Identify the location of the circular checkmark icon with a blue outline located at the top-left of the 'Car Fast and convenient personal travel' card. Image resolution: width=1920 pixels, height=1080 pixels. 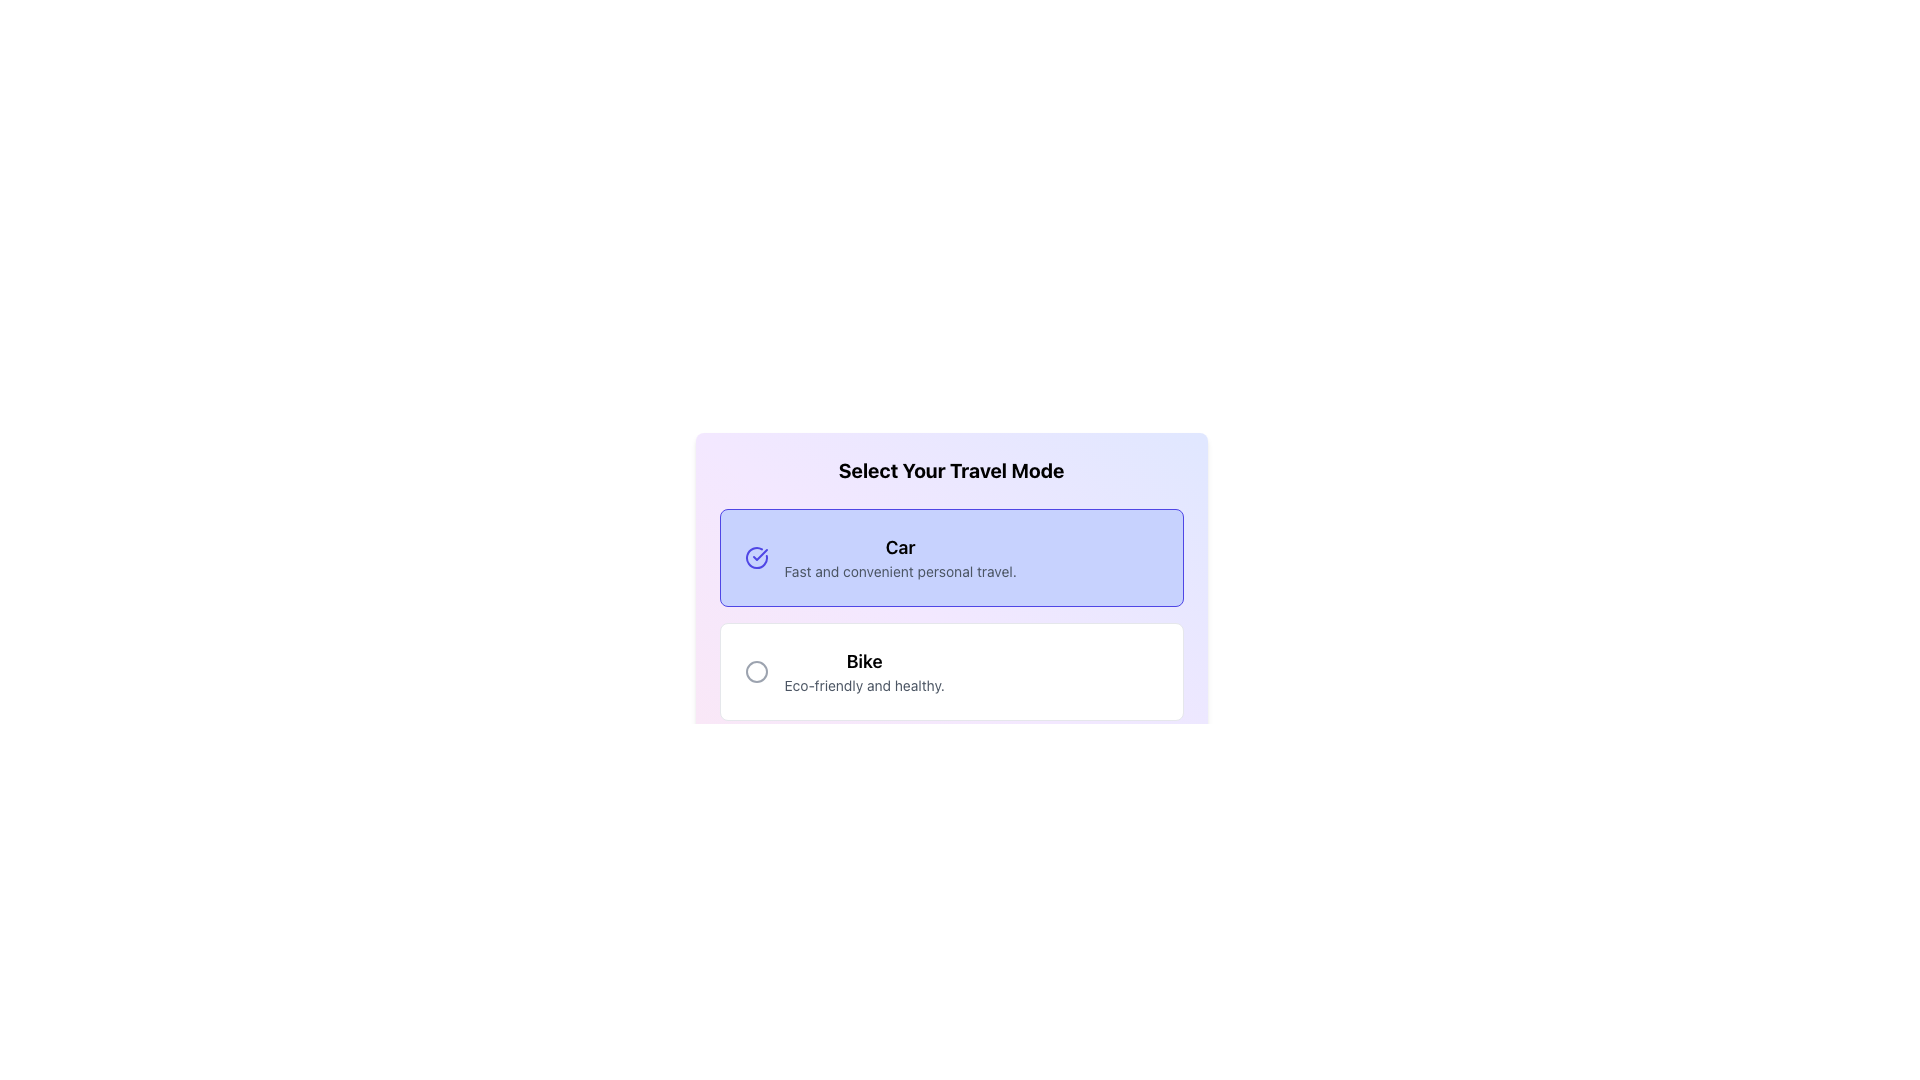
(755, 558).